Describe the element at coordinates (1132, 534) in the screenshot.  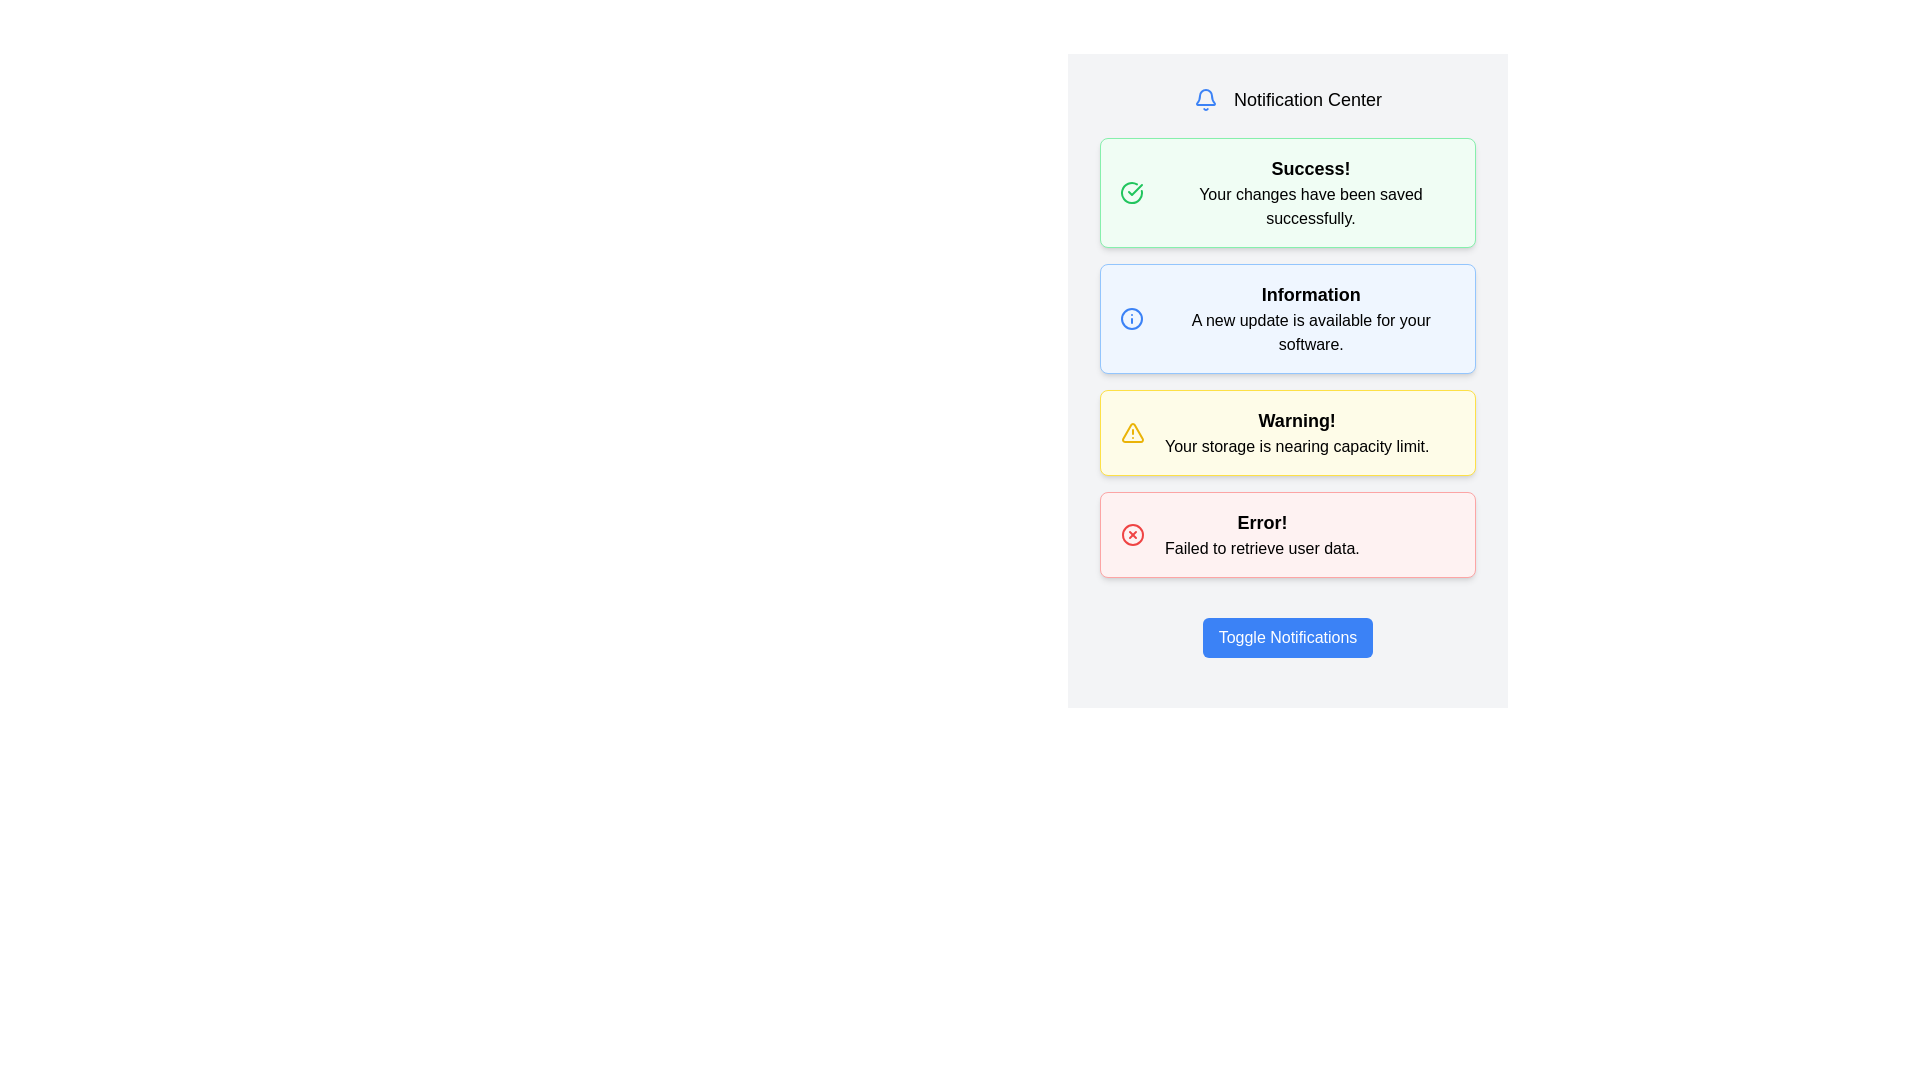
I see `the error icon located in the fourth notification box from the top, which is colored red and contains the text 'Error! Failed to retrieve user data.'` at that location.